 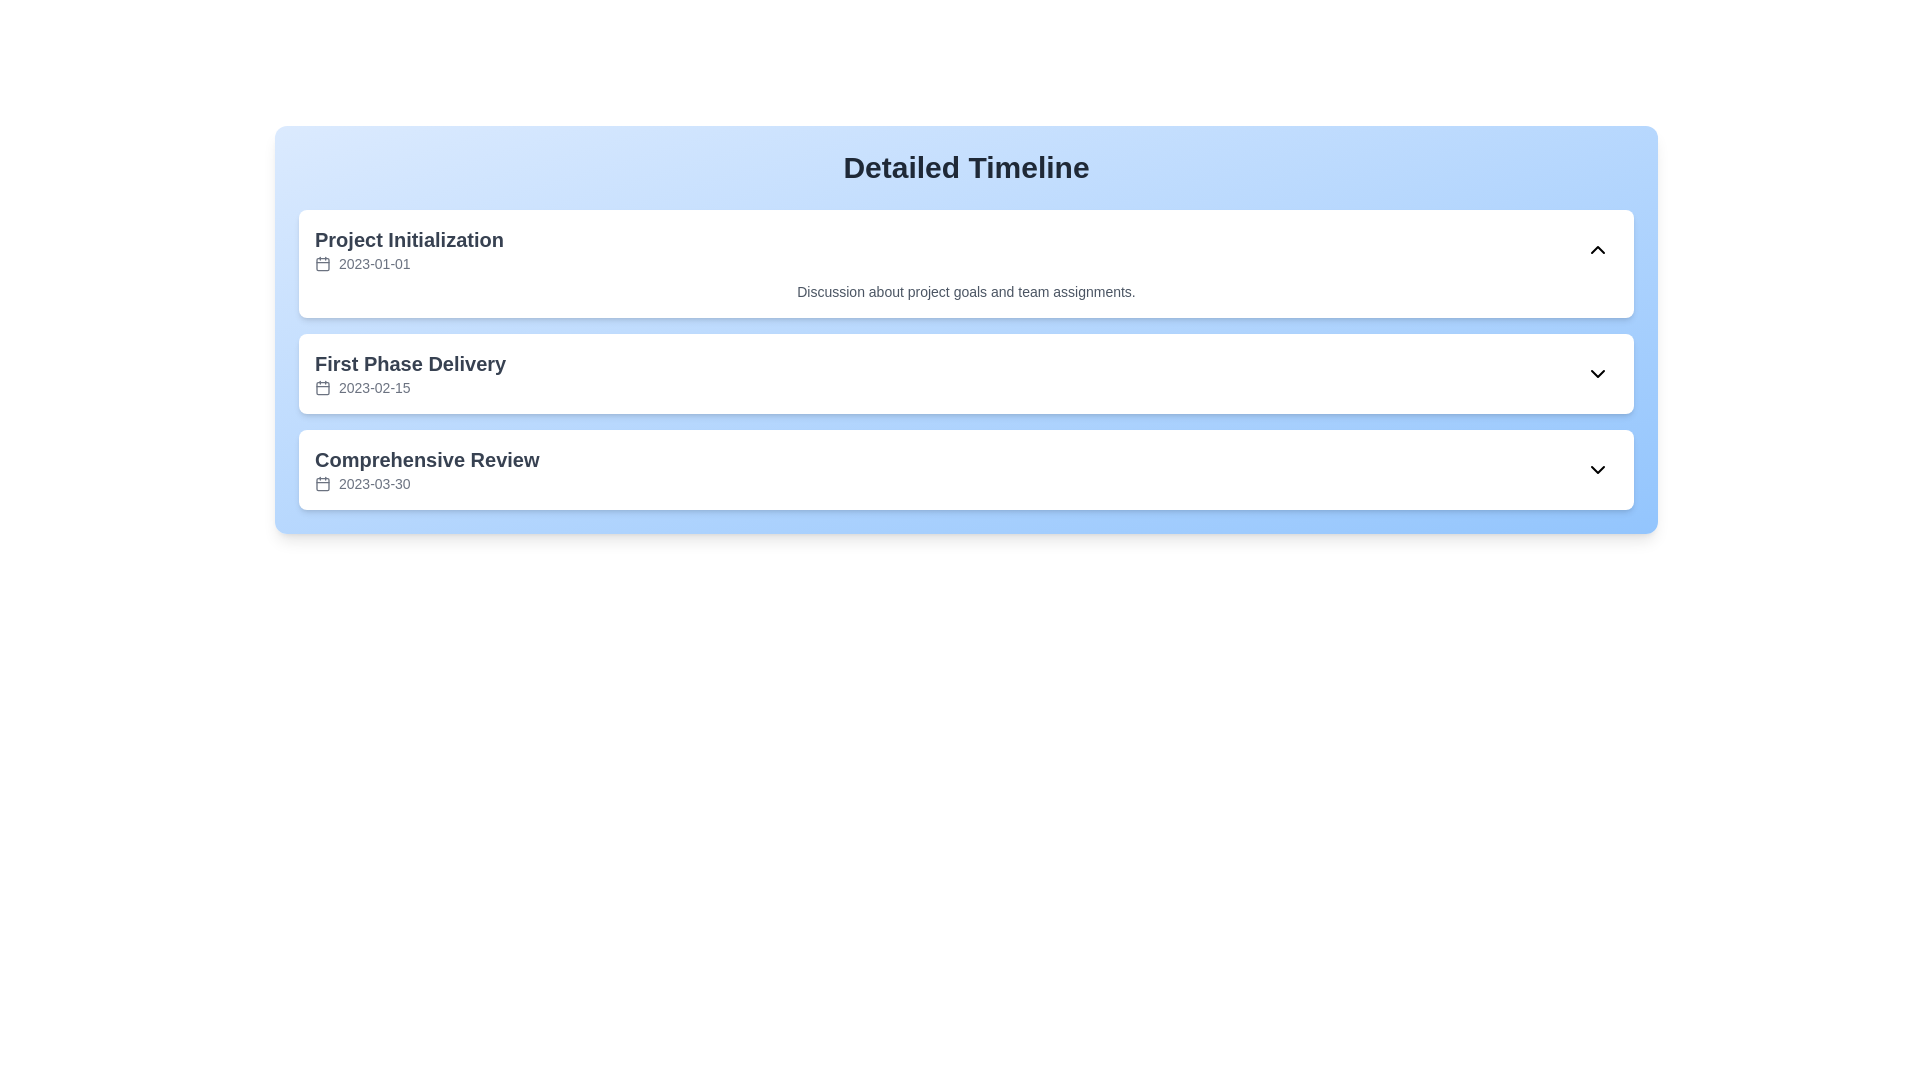 I want to click on the non-interactive text display element representing the timeline entry titled 'Comprehensive Review' with the date '2023-03-30', which is the third item in a vertical list of timeline entries, so click(x=426, y=470).